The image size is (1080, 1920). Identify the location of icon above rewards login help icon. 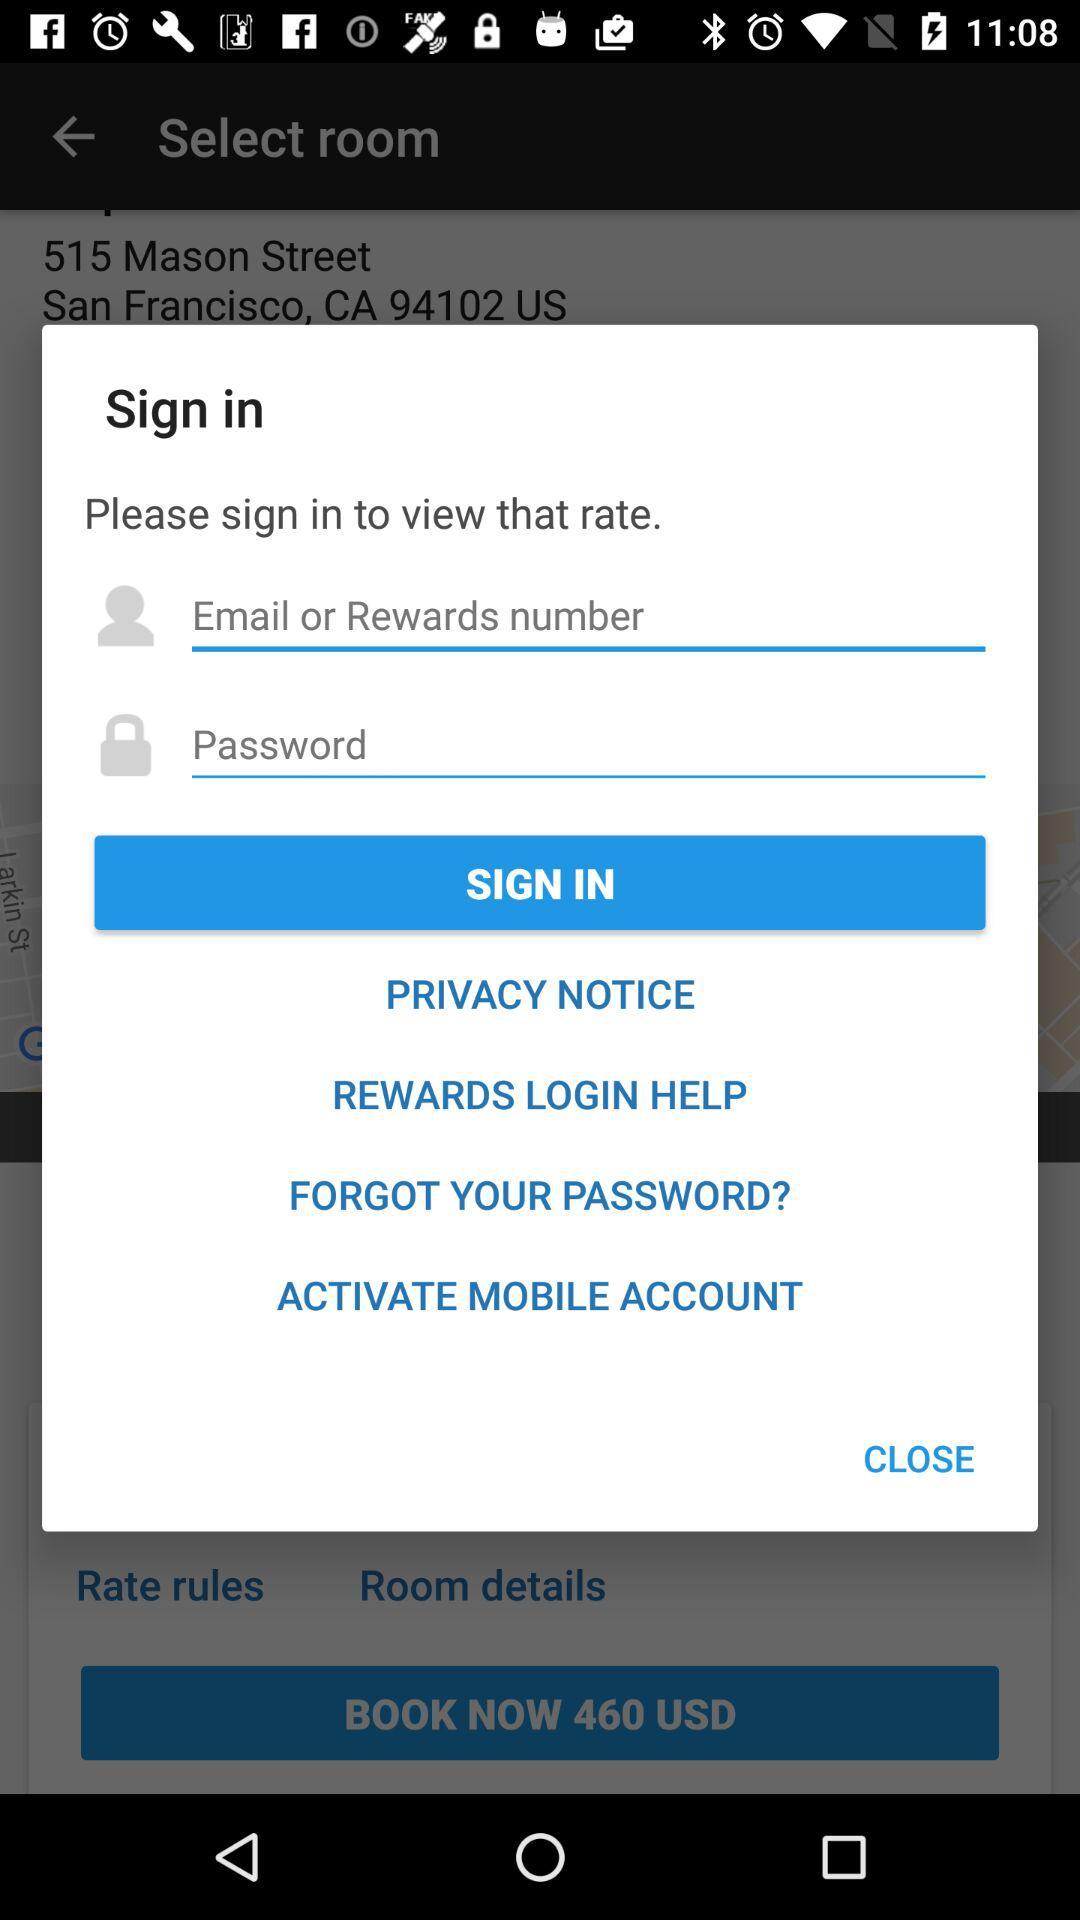
(540, 993).